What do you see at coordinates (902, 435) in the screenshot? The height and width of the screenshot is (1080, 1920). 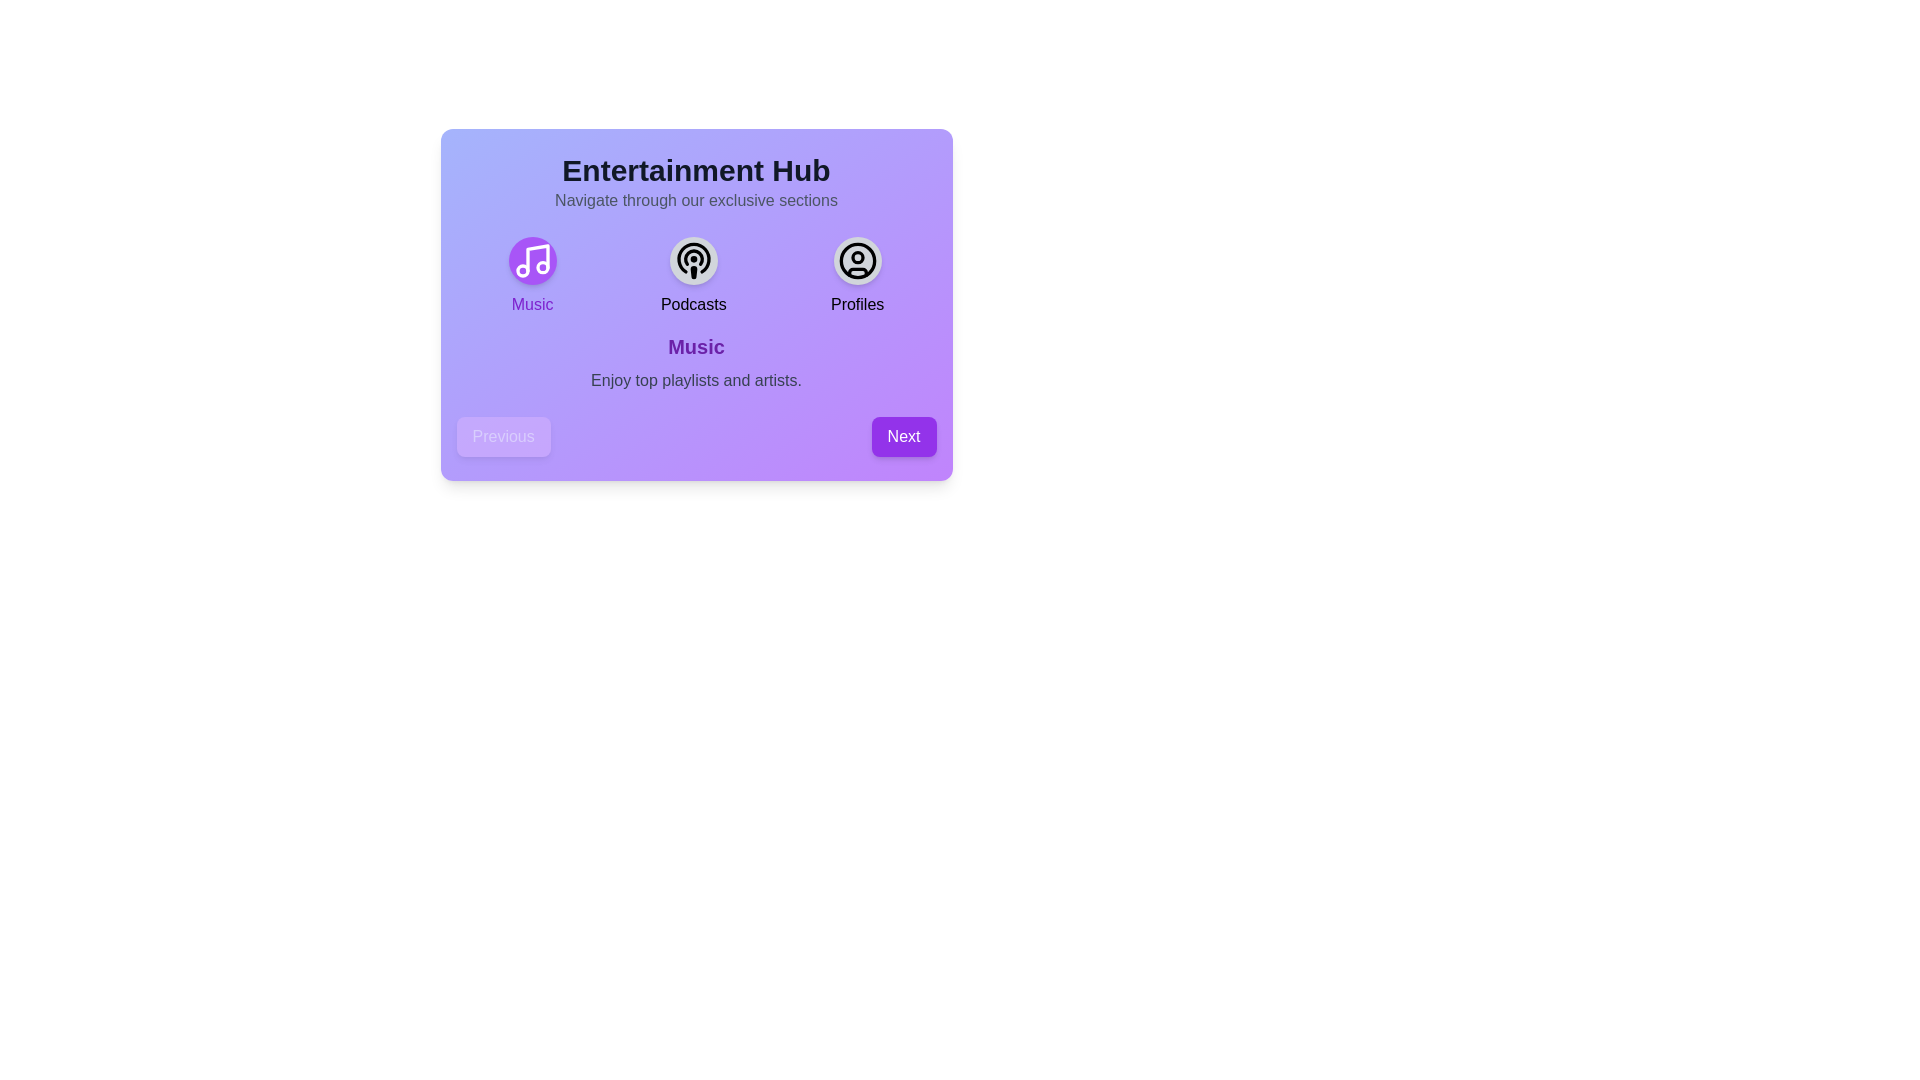 I see `'Next' button to navigate to the next section` at bounding box center [902, 435].